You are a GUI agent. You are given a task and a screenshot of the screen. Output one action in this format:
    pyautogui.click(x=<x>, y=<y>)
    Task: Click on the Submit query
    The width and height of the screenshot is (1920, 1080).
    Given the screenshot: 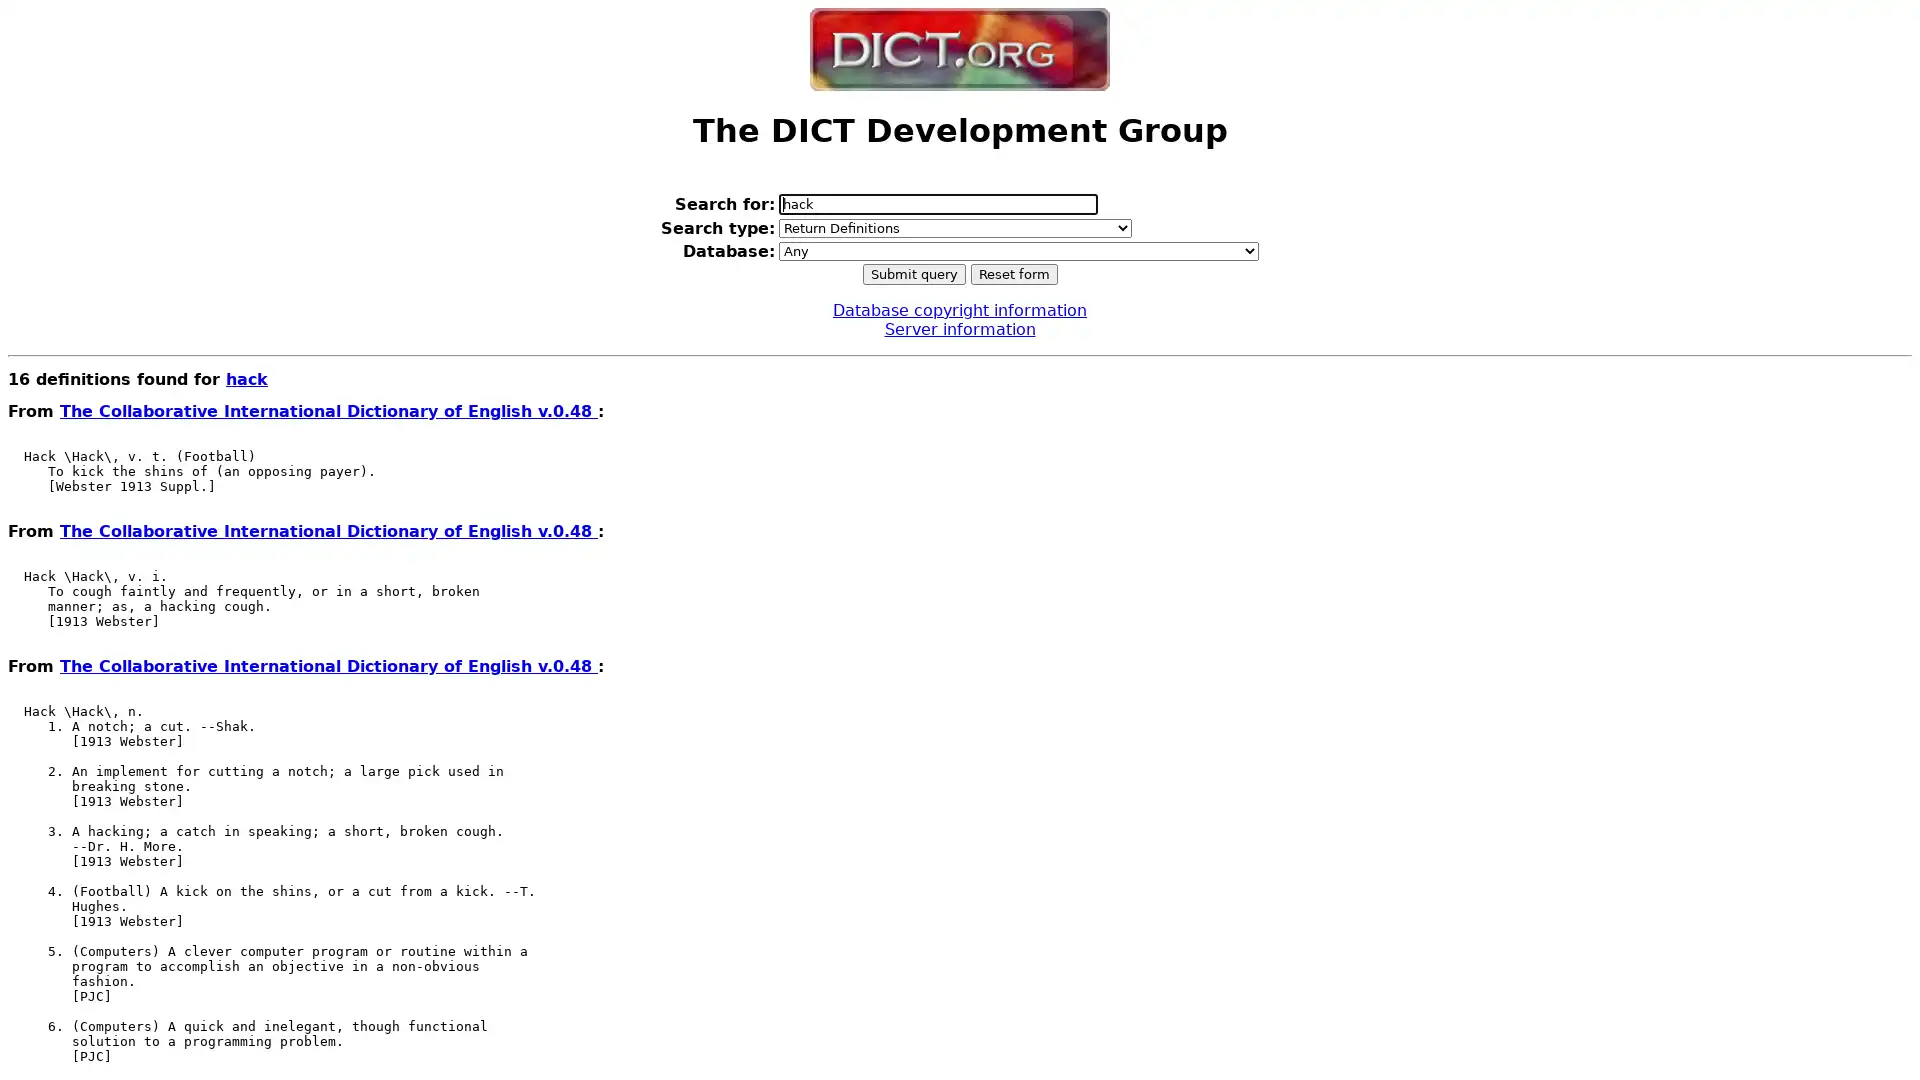 What is the action you would take?
    pyautogui.click(x=912, y=273)
    